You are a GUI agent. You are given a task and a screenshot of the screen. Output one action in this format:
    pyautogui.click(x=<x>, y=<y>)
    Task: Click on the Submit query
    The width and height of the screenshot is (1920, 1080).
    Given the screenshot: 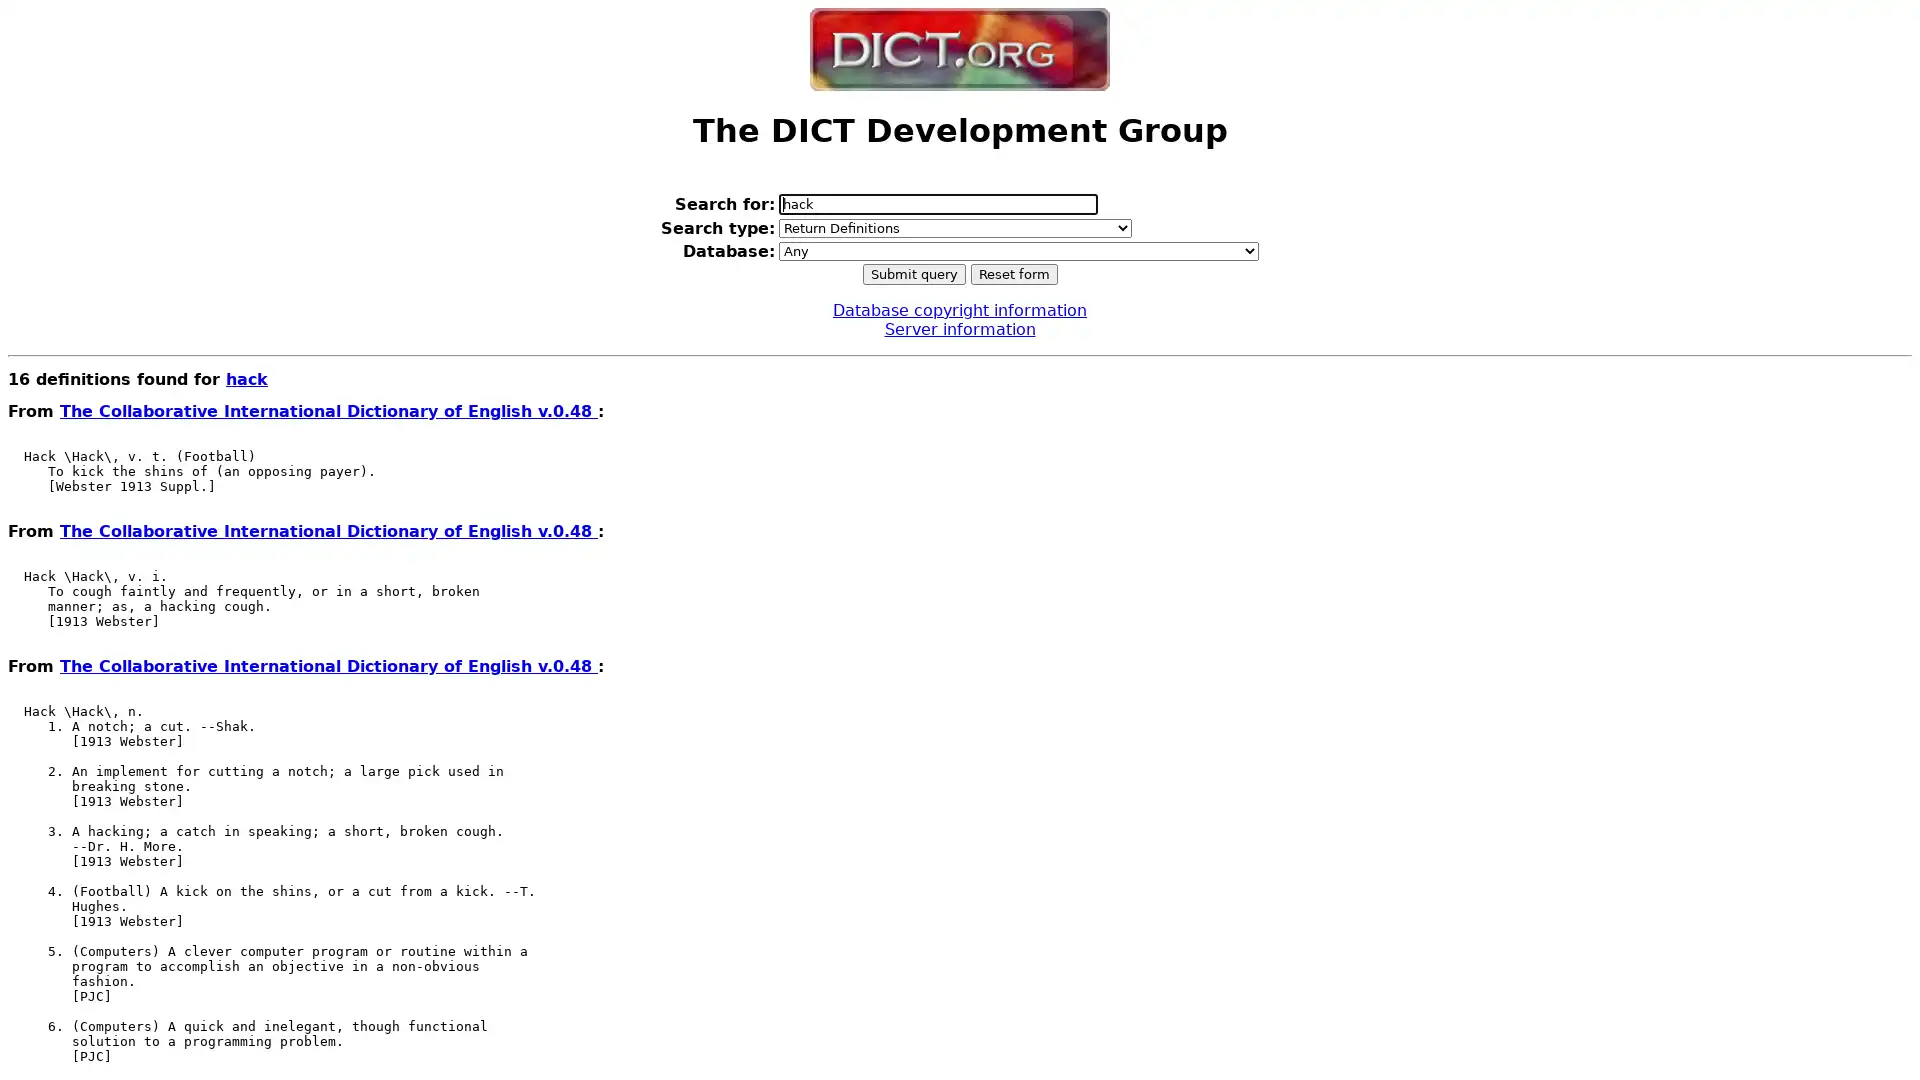 What is the action you would take?
    pyautogui.click(x=912, y=273)
    